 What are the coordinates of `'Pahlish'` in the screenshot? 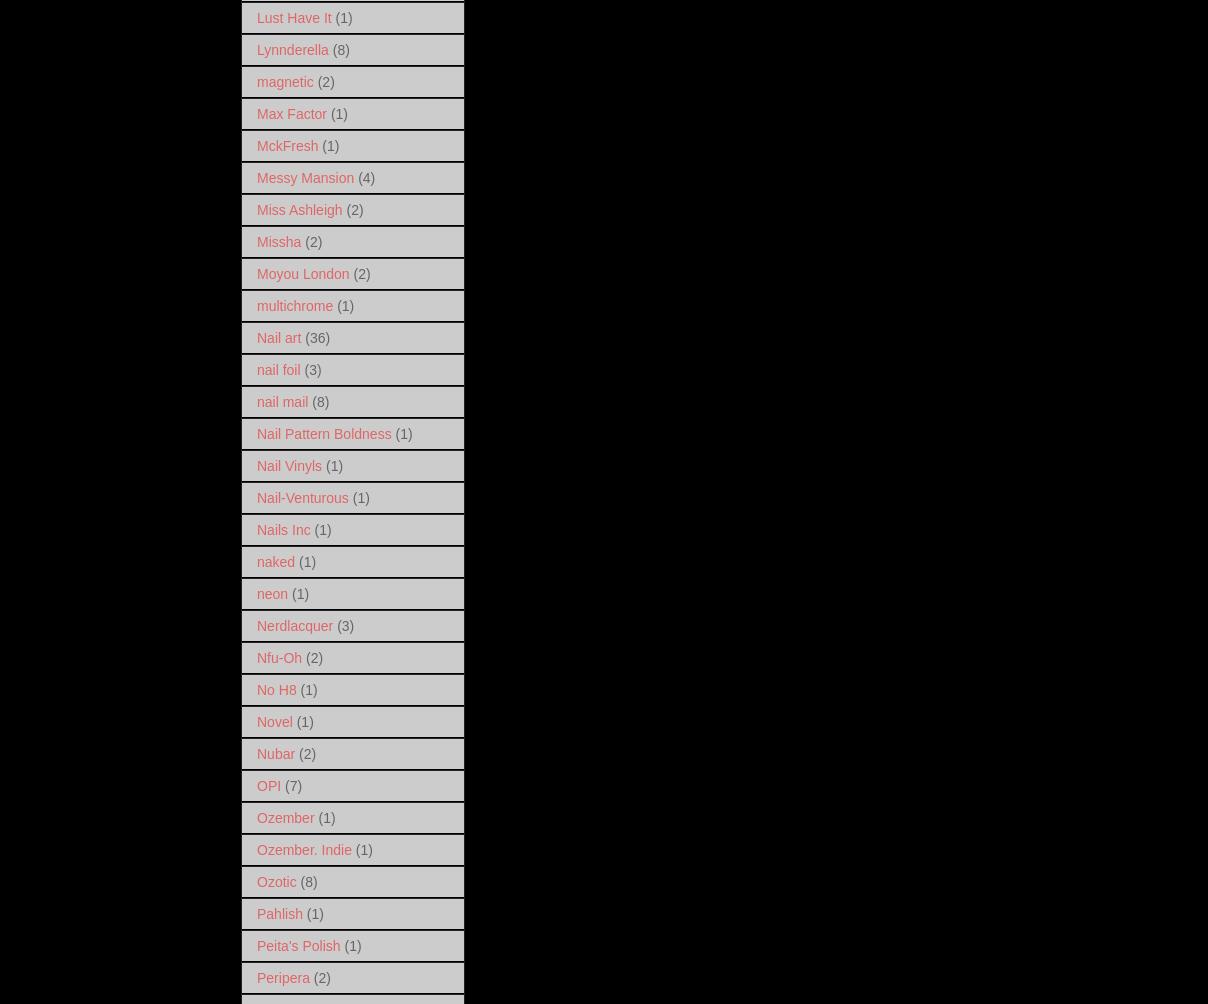 It's located at (279, 912).